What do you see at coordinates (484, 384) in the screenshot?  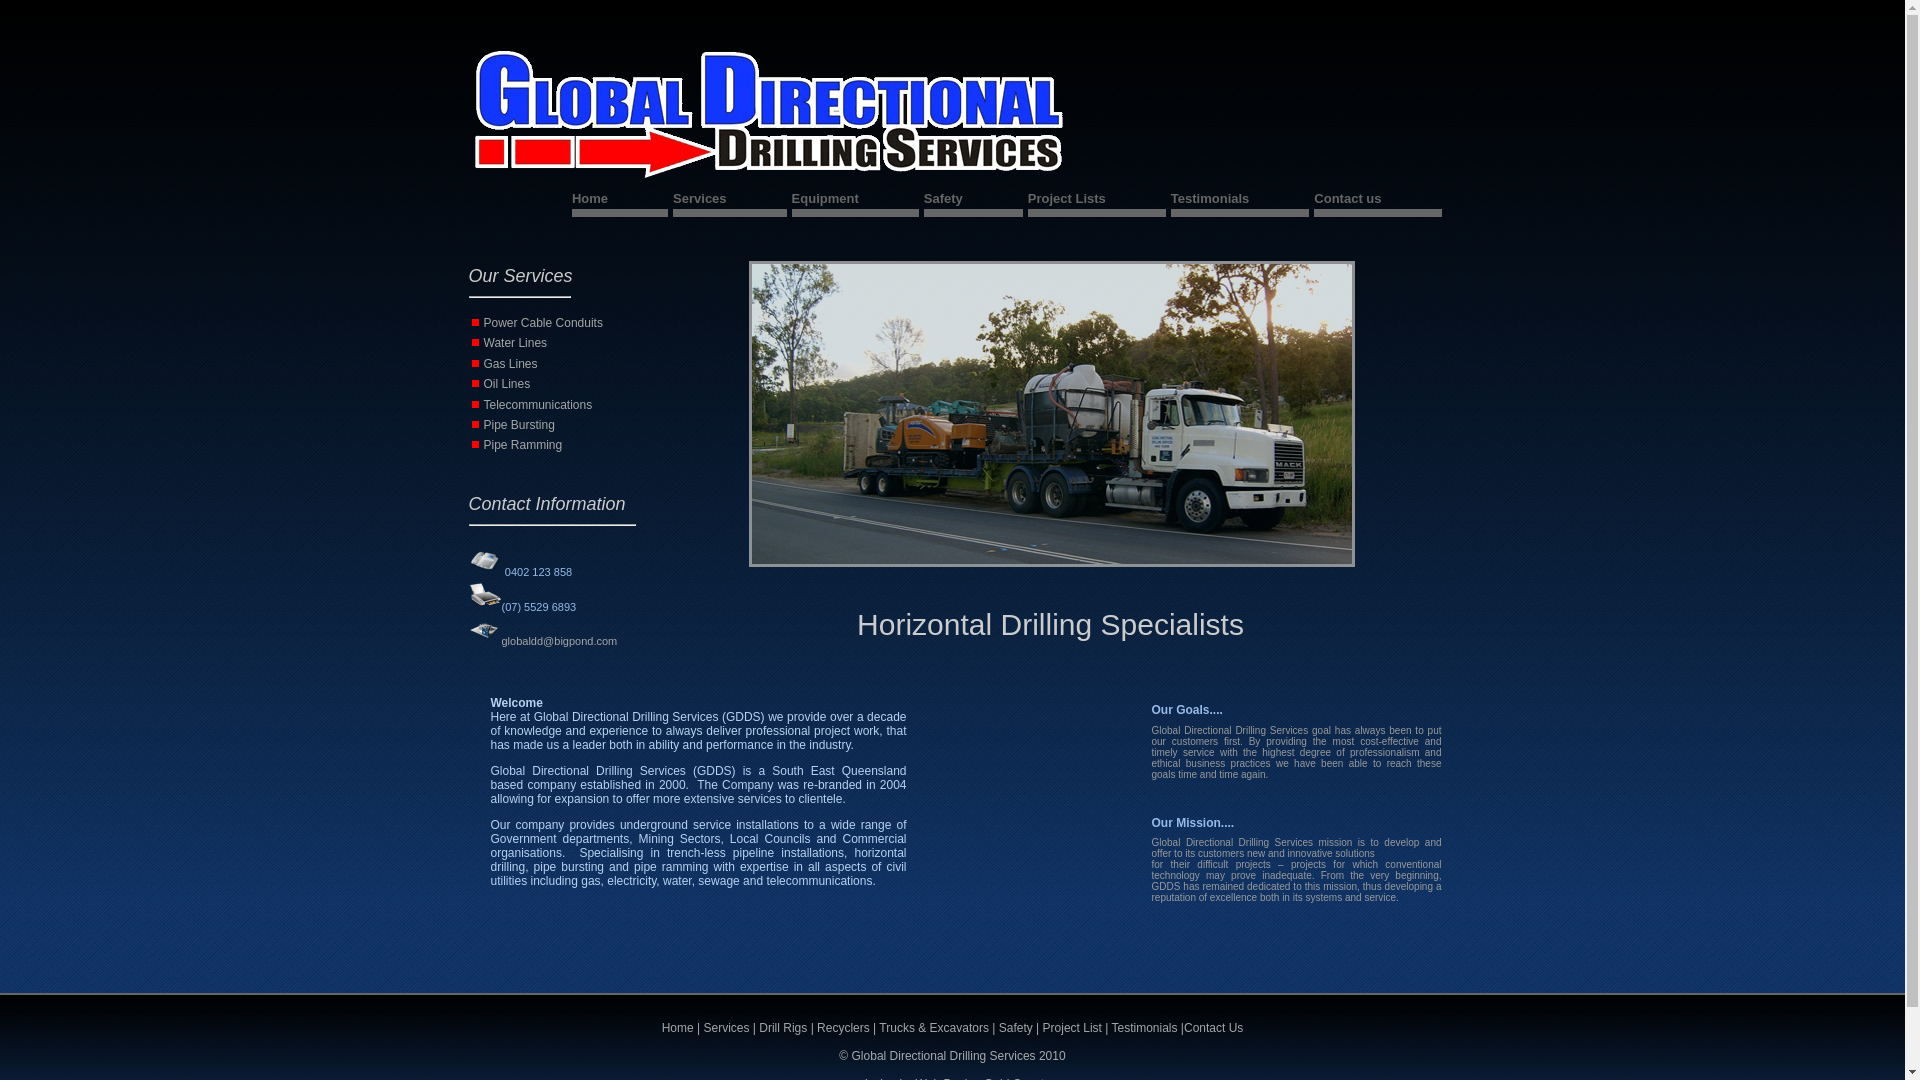 I see `'Oil Lines'` at bounding box center [484, 384].